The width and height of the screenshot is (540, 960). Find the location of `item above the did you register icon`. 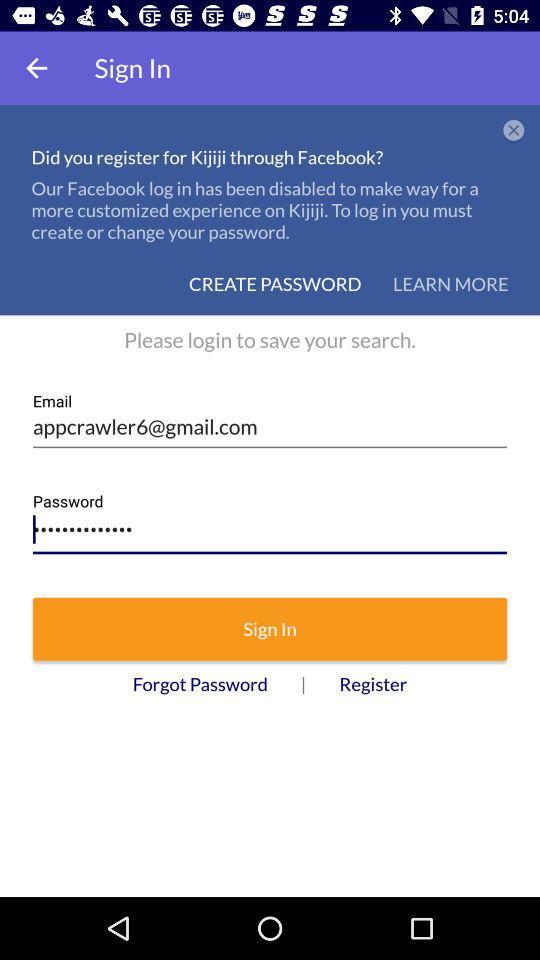

item above the did you register icon is located at coordinates (36, 68).